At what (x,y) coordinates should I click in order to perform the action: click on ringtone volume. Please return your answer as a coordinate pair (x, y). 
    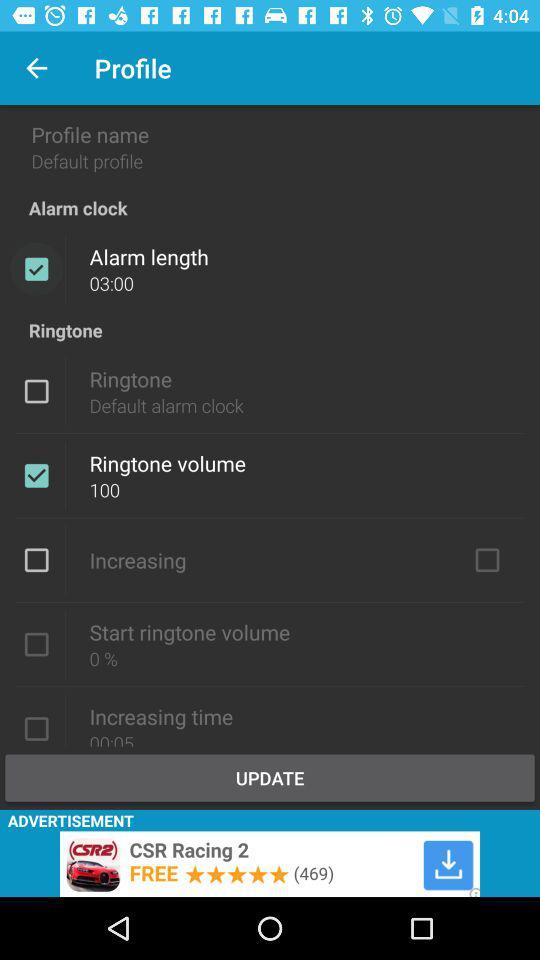
    Looking at the image, I should click on (36, 475).